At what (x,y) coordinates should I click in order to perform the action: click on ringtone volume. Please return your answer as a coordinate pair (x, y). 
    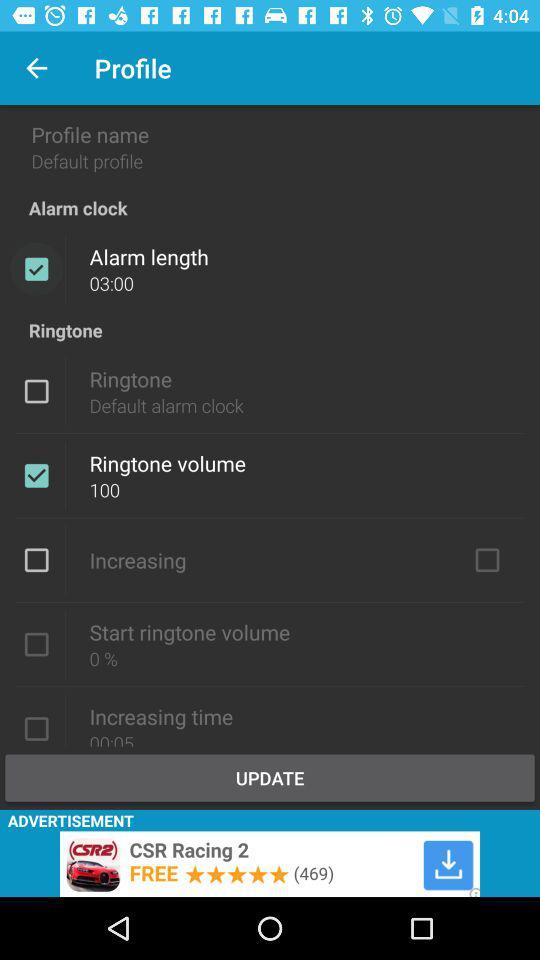
    Looking at the image, I should click on (36, 475).